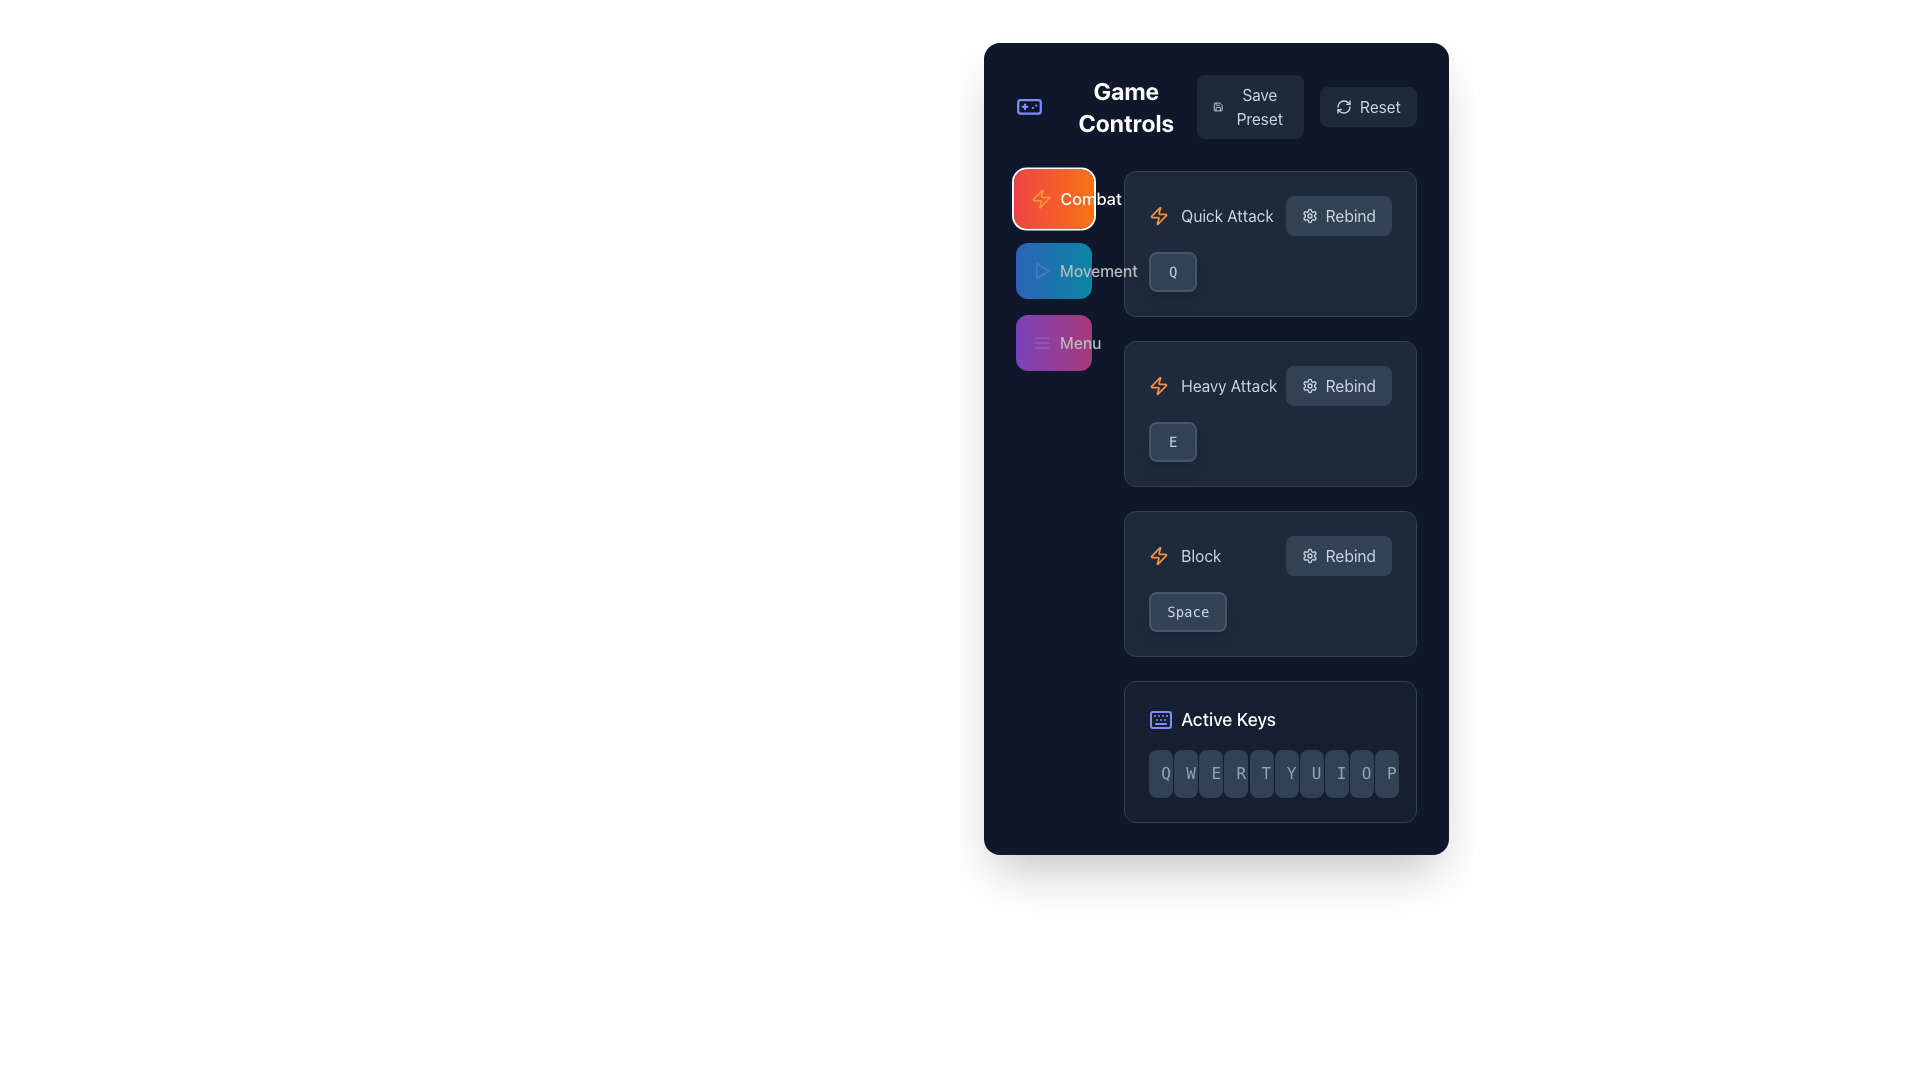  I want to click on the section header text label with an accompanying icon located at the upper-left section of the interface, preceding other elements like the 'Save Preset' button, so click(1105, 107).